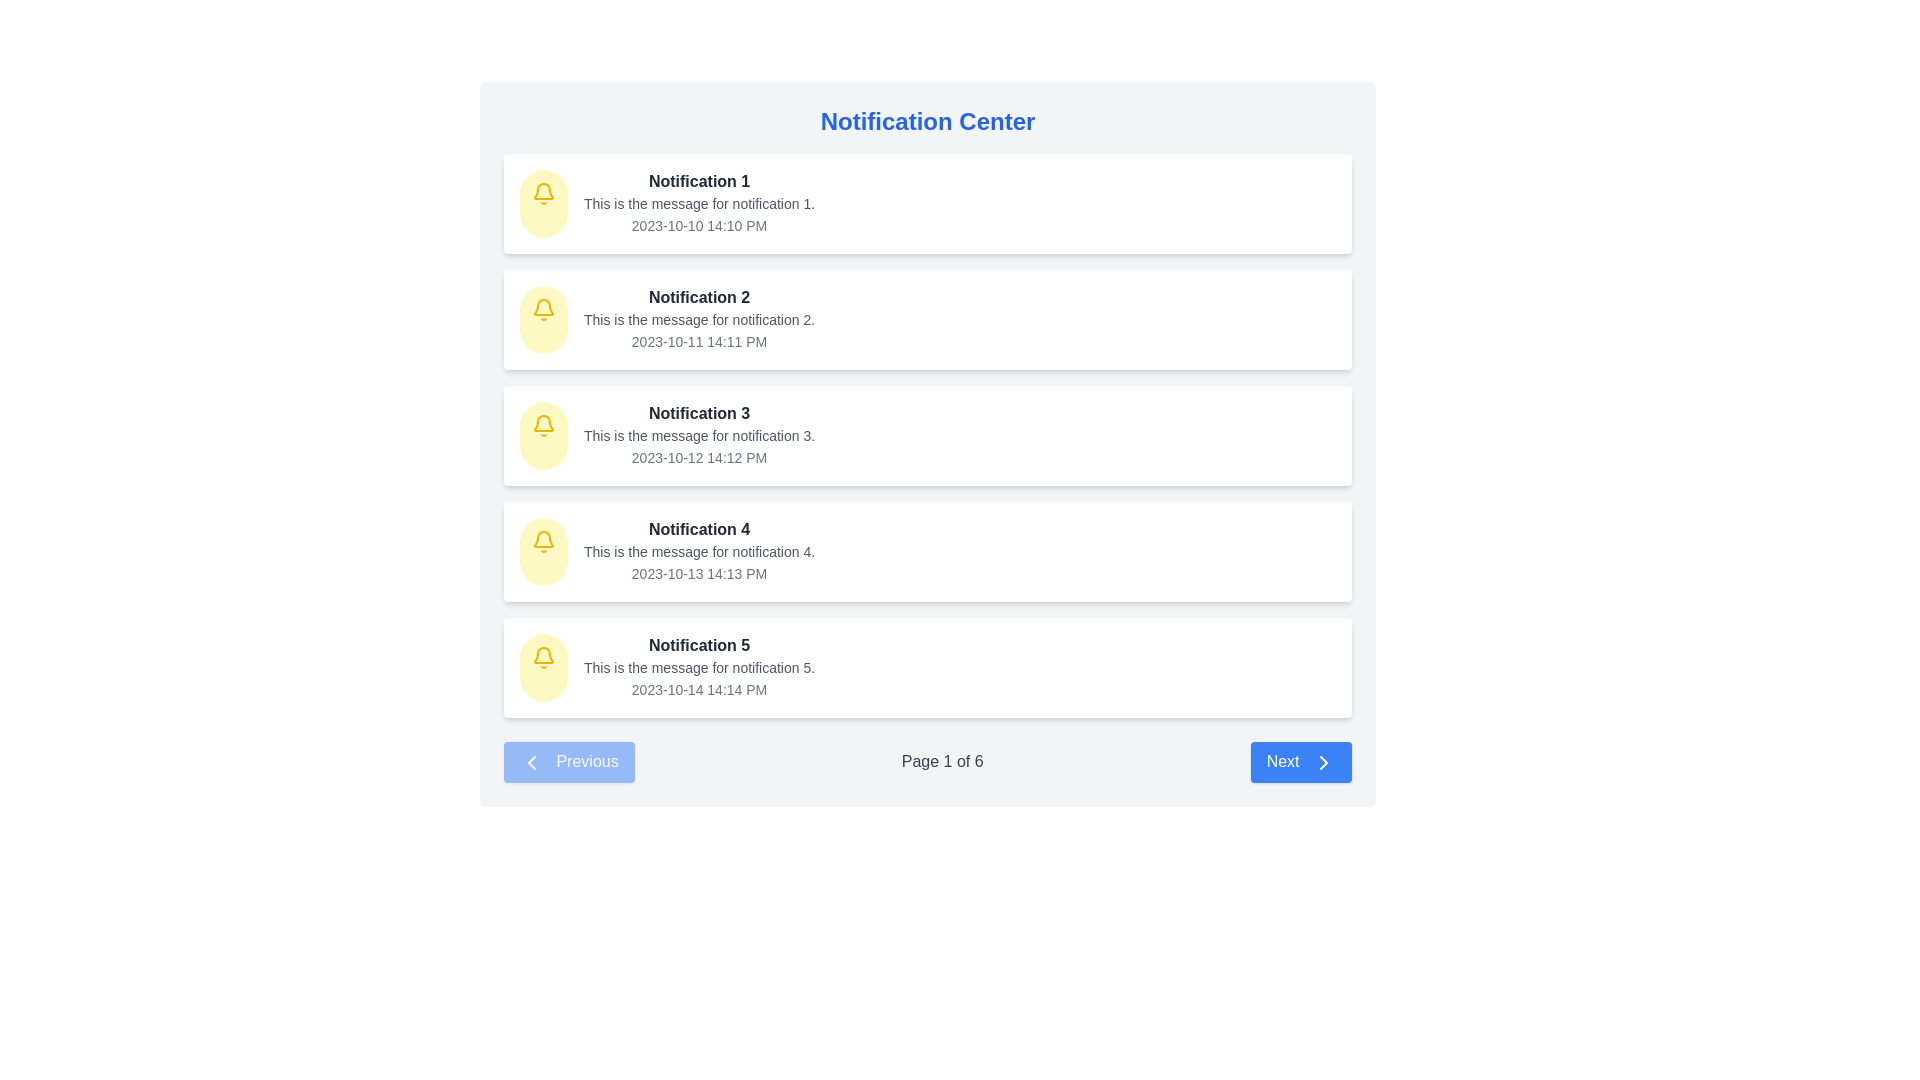  Describe the element at coordinates (699, 667) in the screenshot. I see `the Notification Card containing the title 'Notification 5', which displays a message 'This is the message for notification 5.' and a timestamp '2023-10-14 14:14 PM'. This card is styled with a white background and is the fifth in a vertical list of notifications` at that location.